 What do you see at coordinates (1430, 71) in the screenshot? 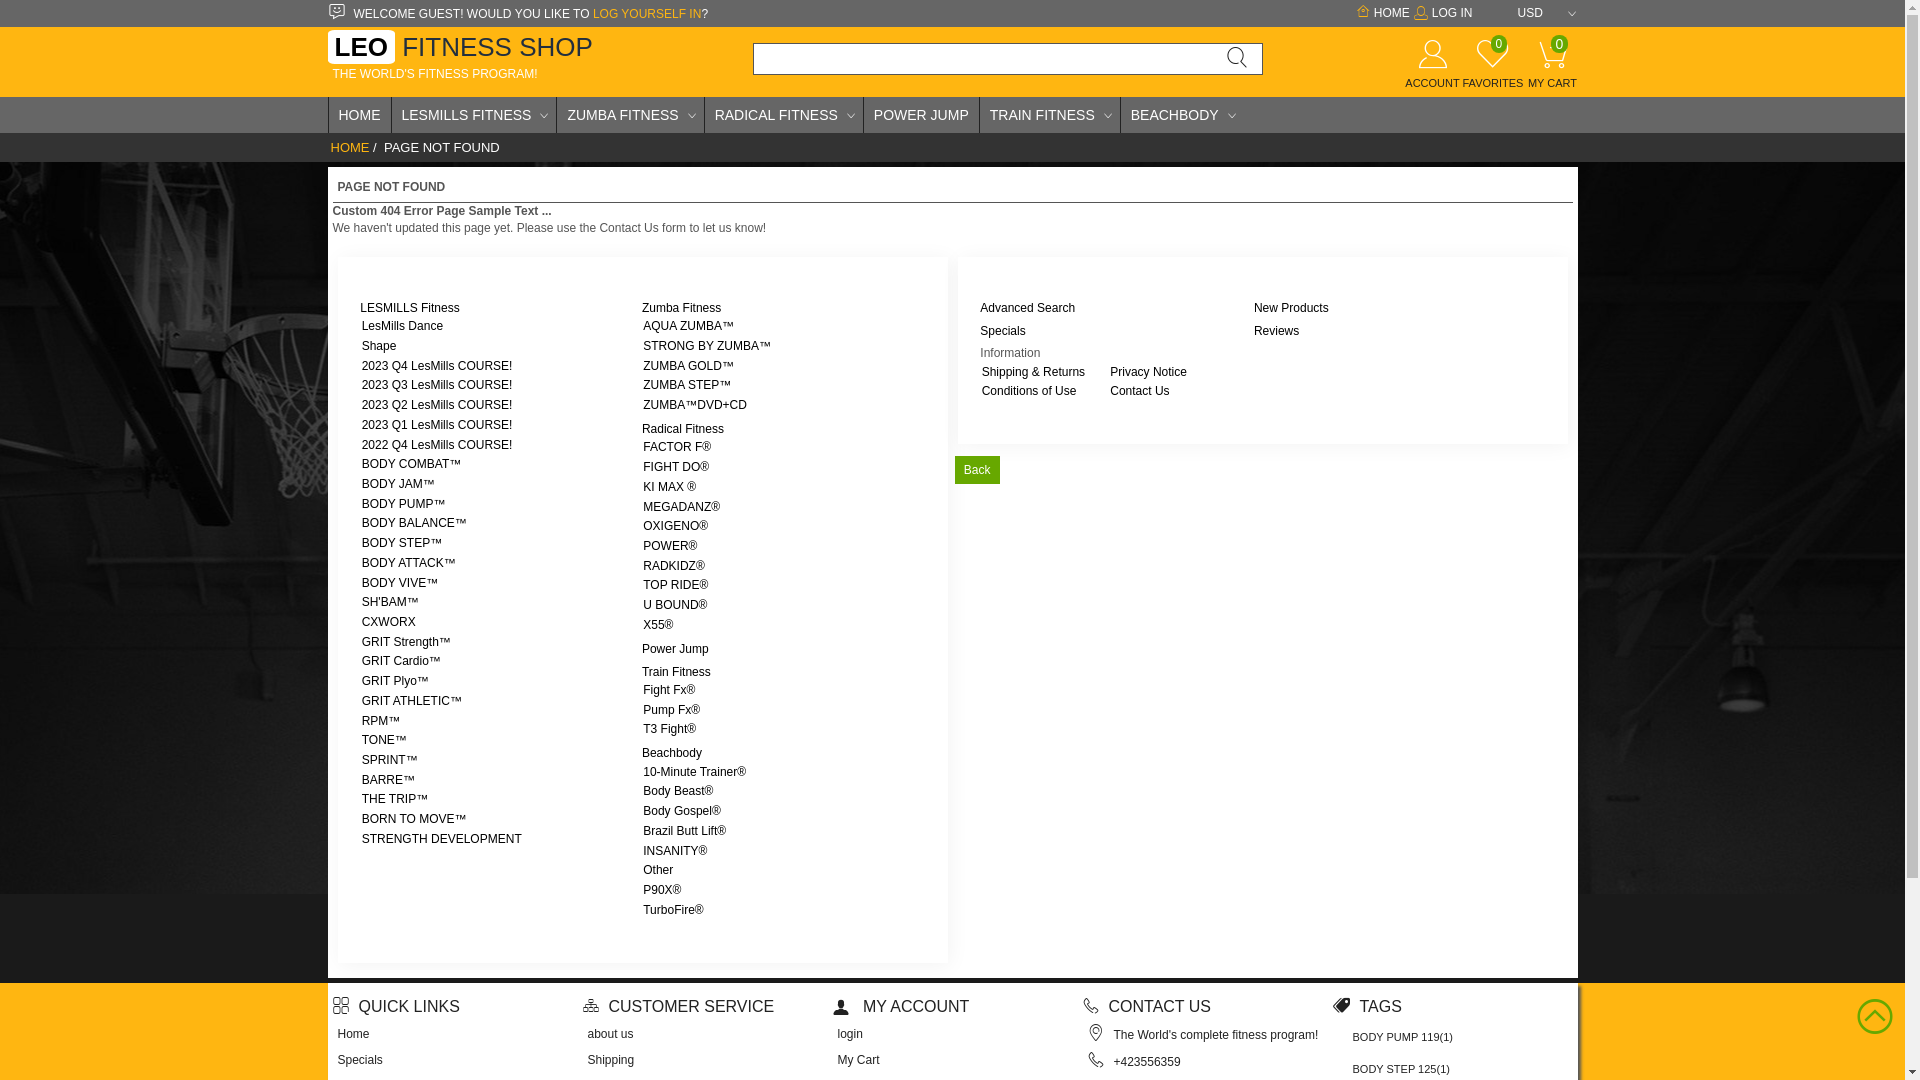
I see `'ACCOUNT'` at bounding box center [1430, 71].